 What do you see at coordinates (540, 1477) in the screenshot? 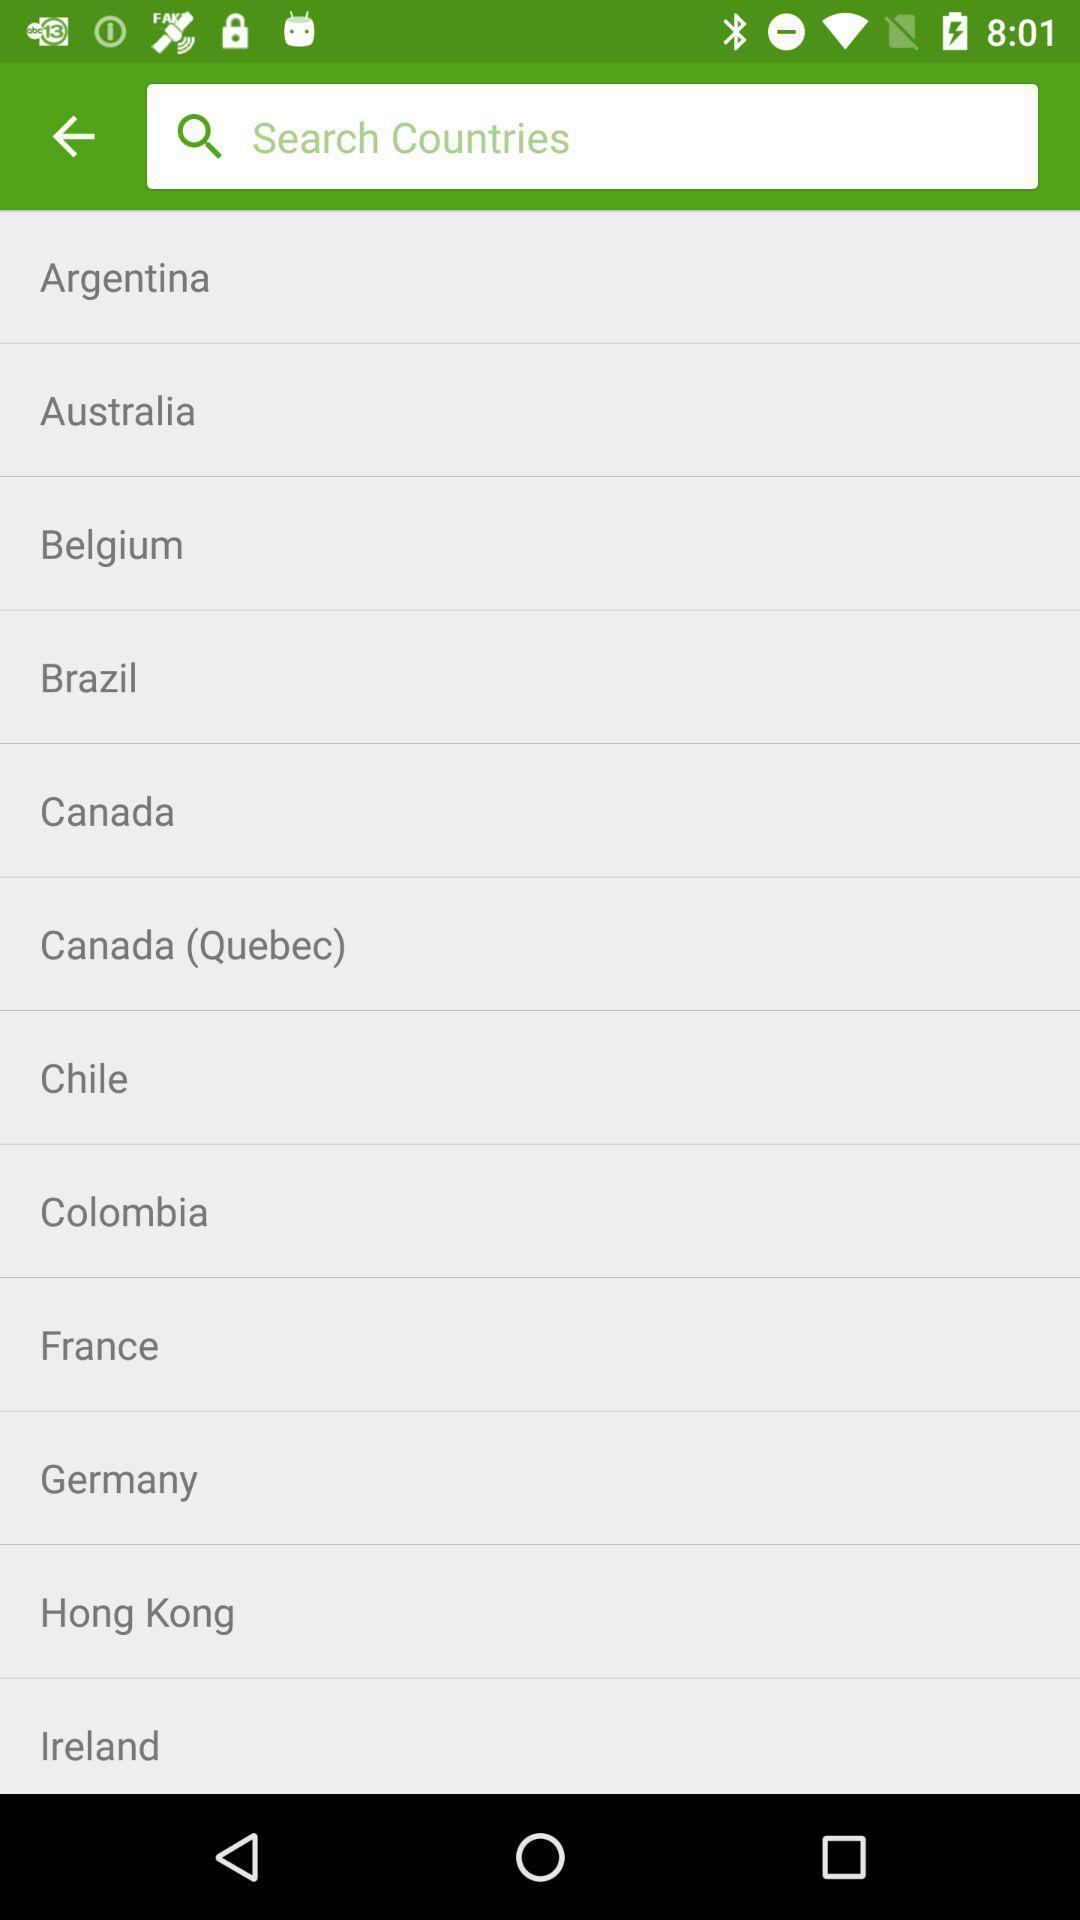
I see `the germany icon` at bounding box center [540, 1477].